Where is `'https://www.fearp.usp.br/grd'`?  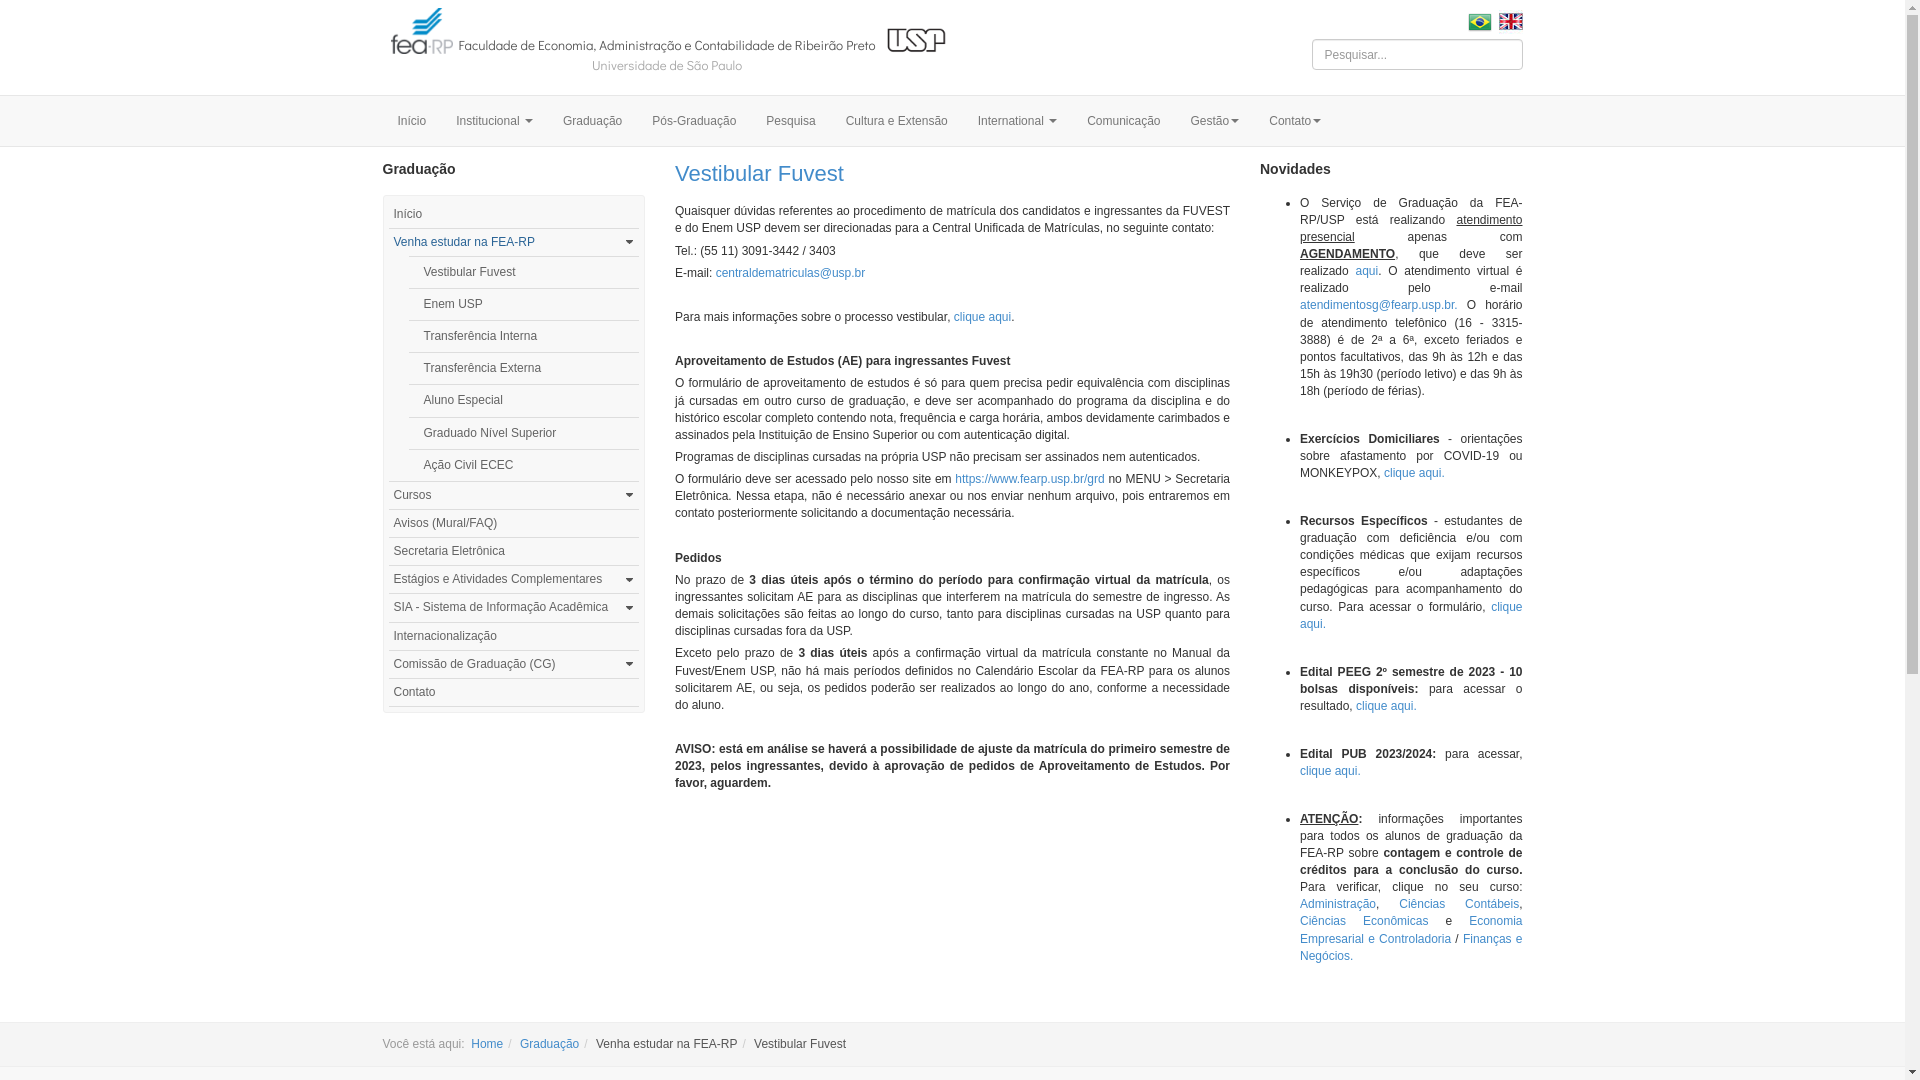 'https://www.fearp.usp.br/grd' is located at coordinates (1029, 478).